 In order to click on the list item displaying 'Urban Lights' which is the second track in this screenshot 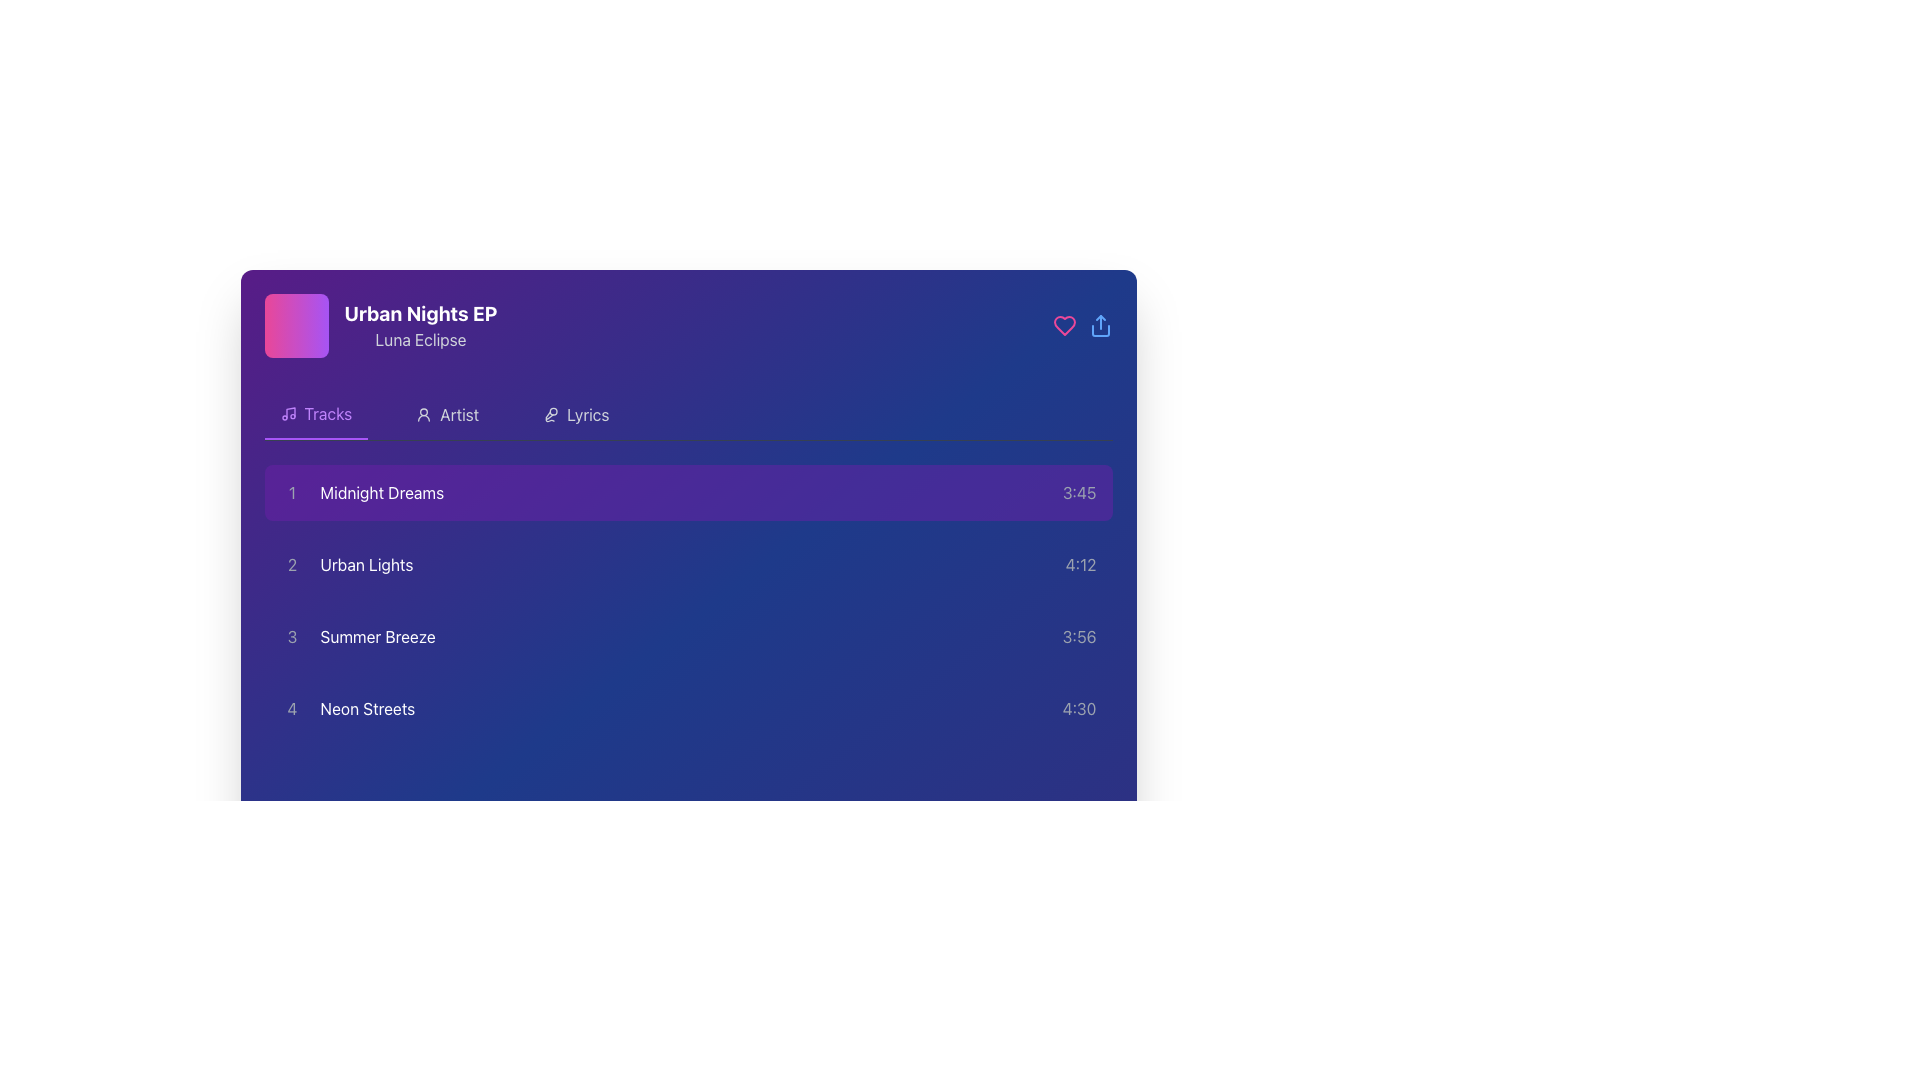, I will do `click(346, 564)`.